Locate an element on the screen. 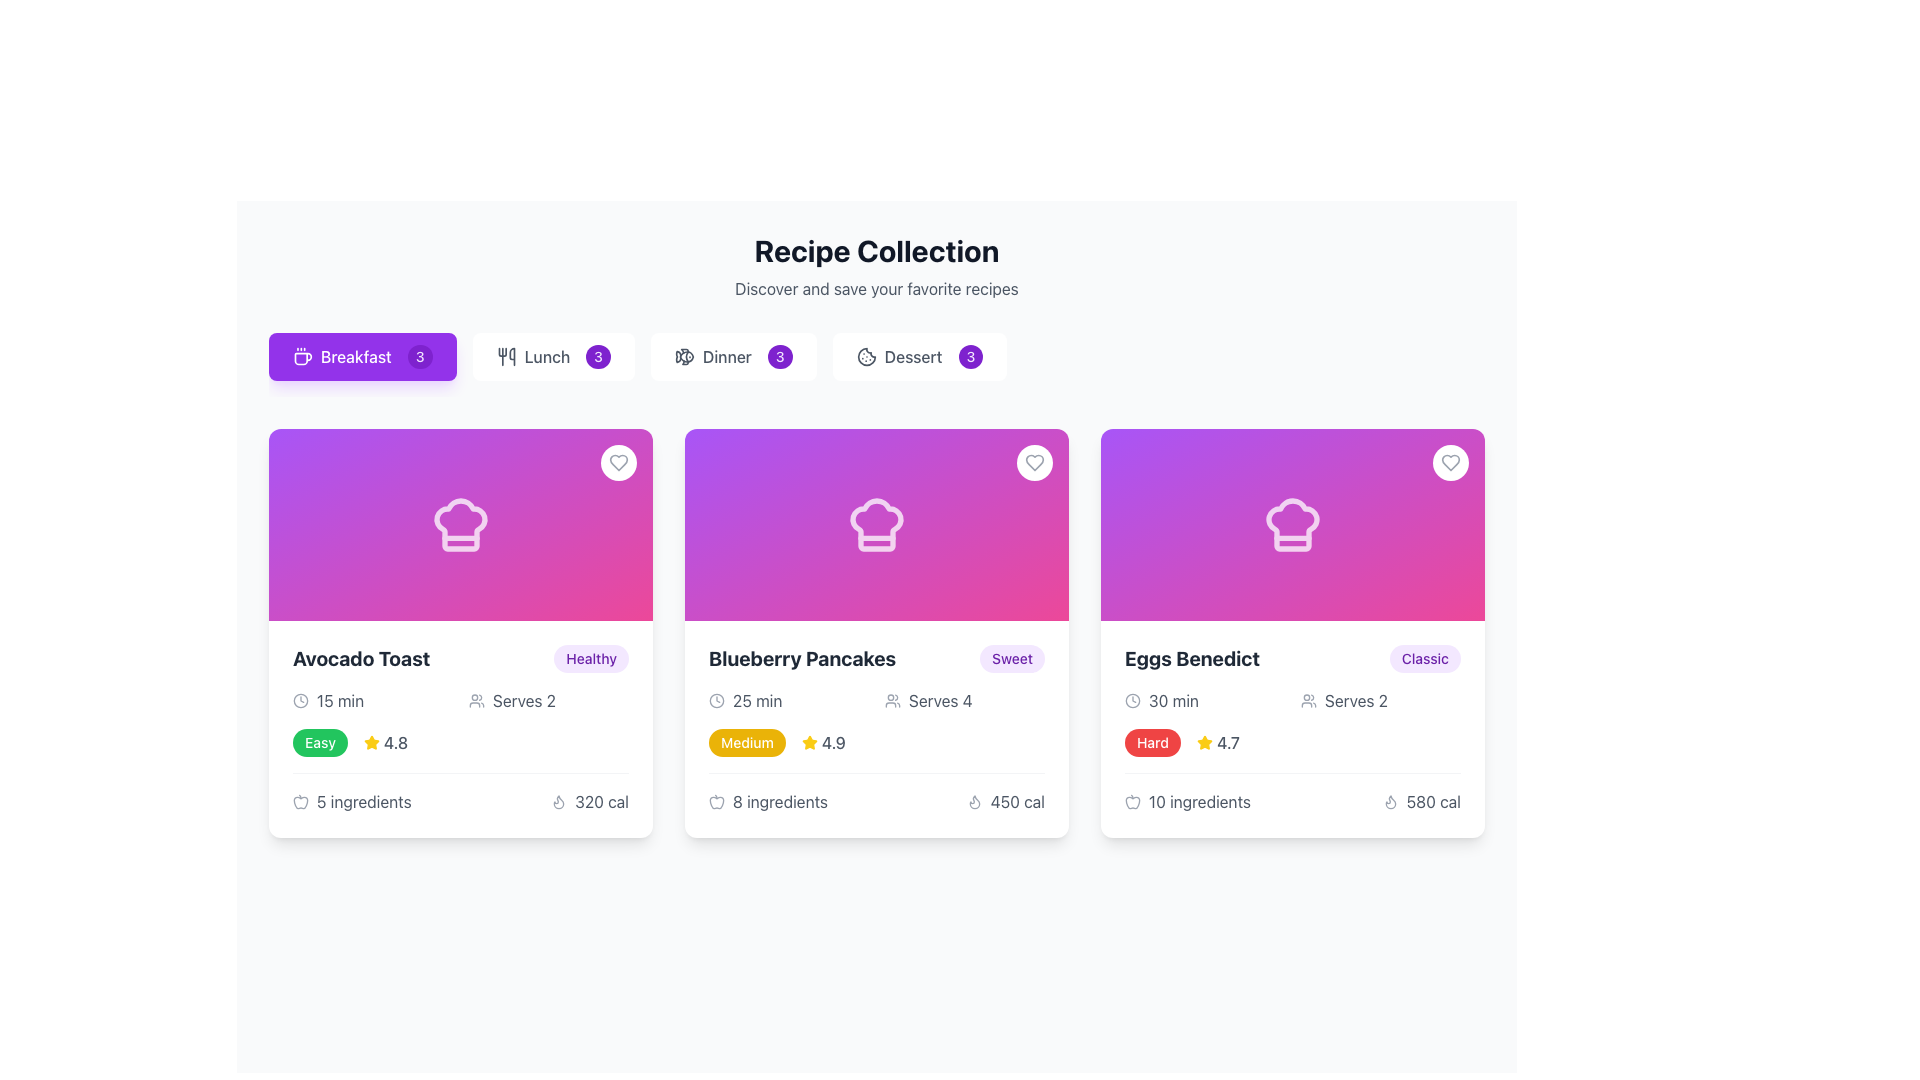  the content of the label indicating the category of the recipe 'Blueberry Pancakes', which suggests it belongs to a 'Sweet' classification is located at coordinates (1012, 659).